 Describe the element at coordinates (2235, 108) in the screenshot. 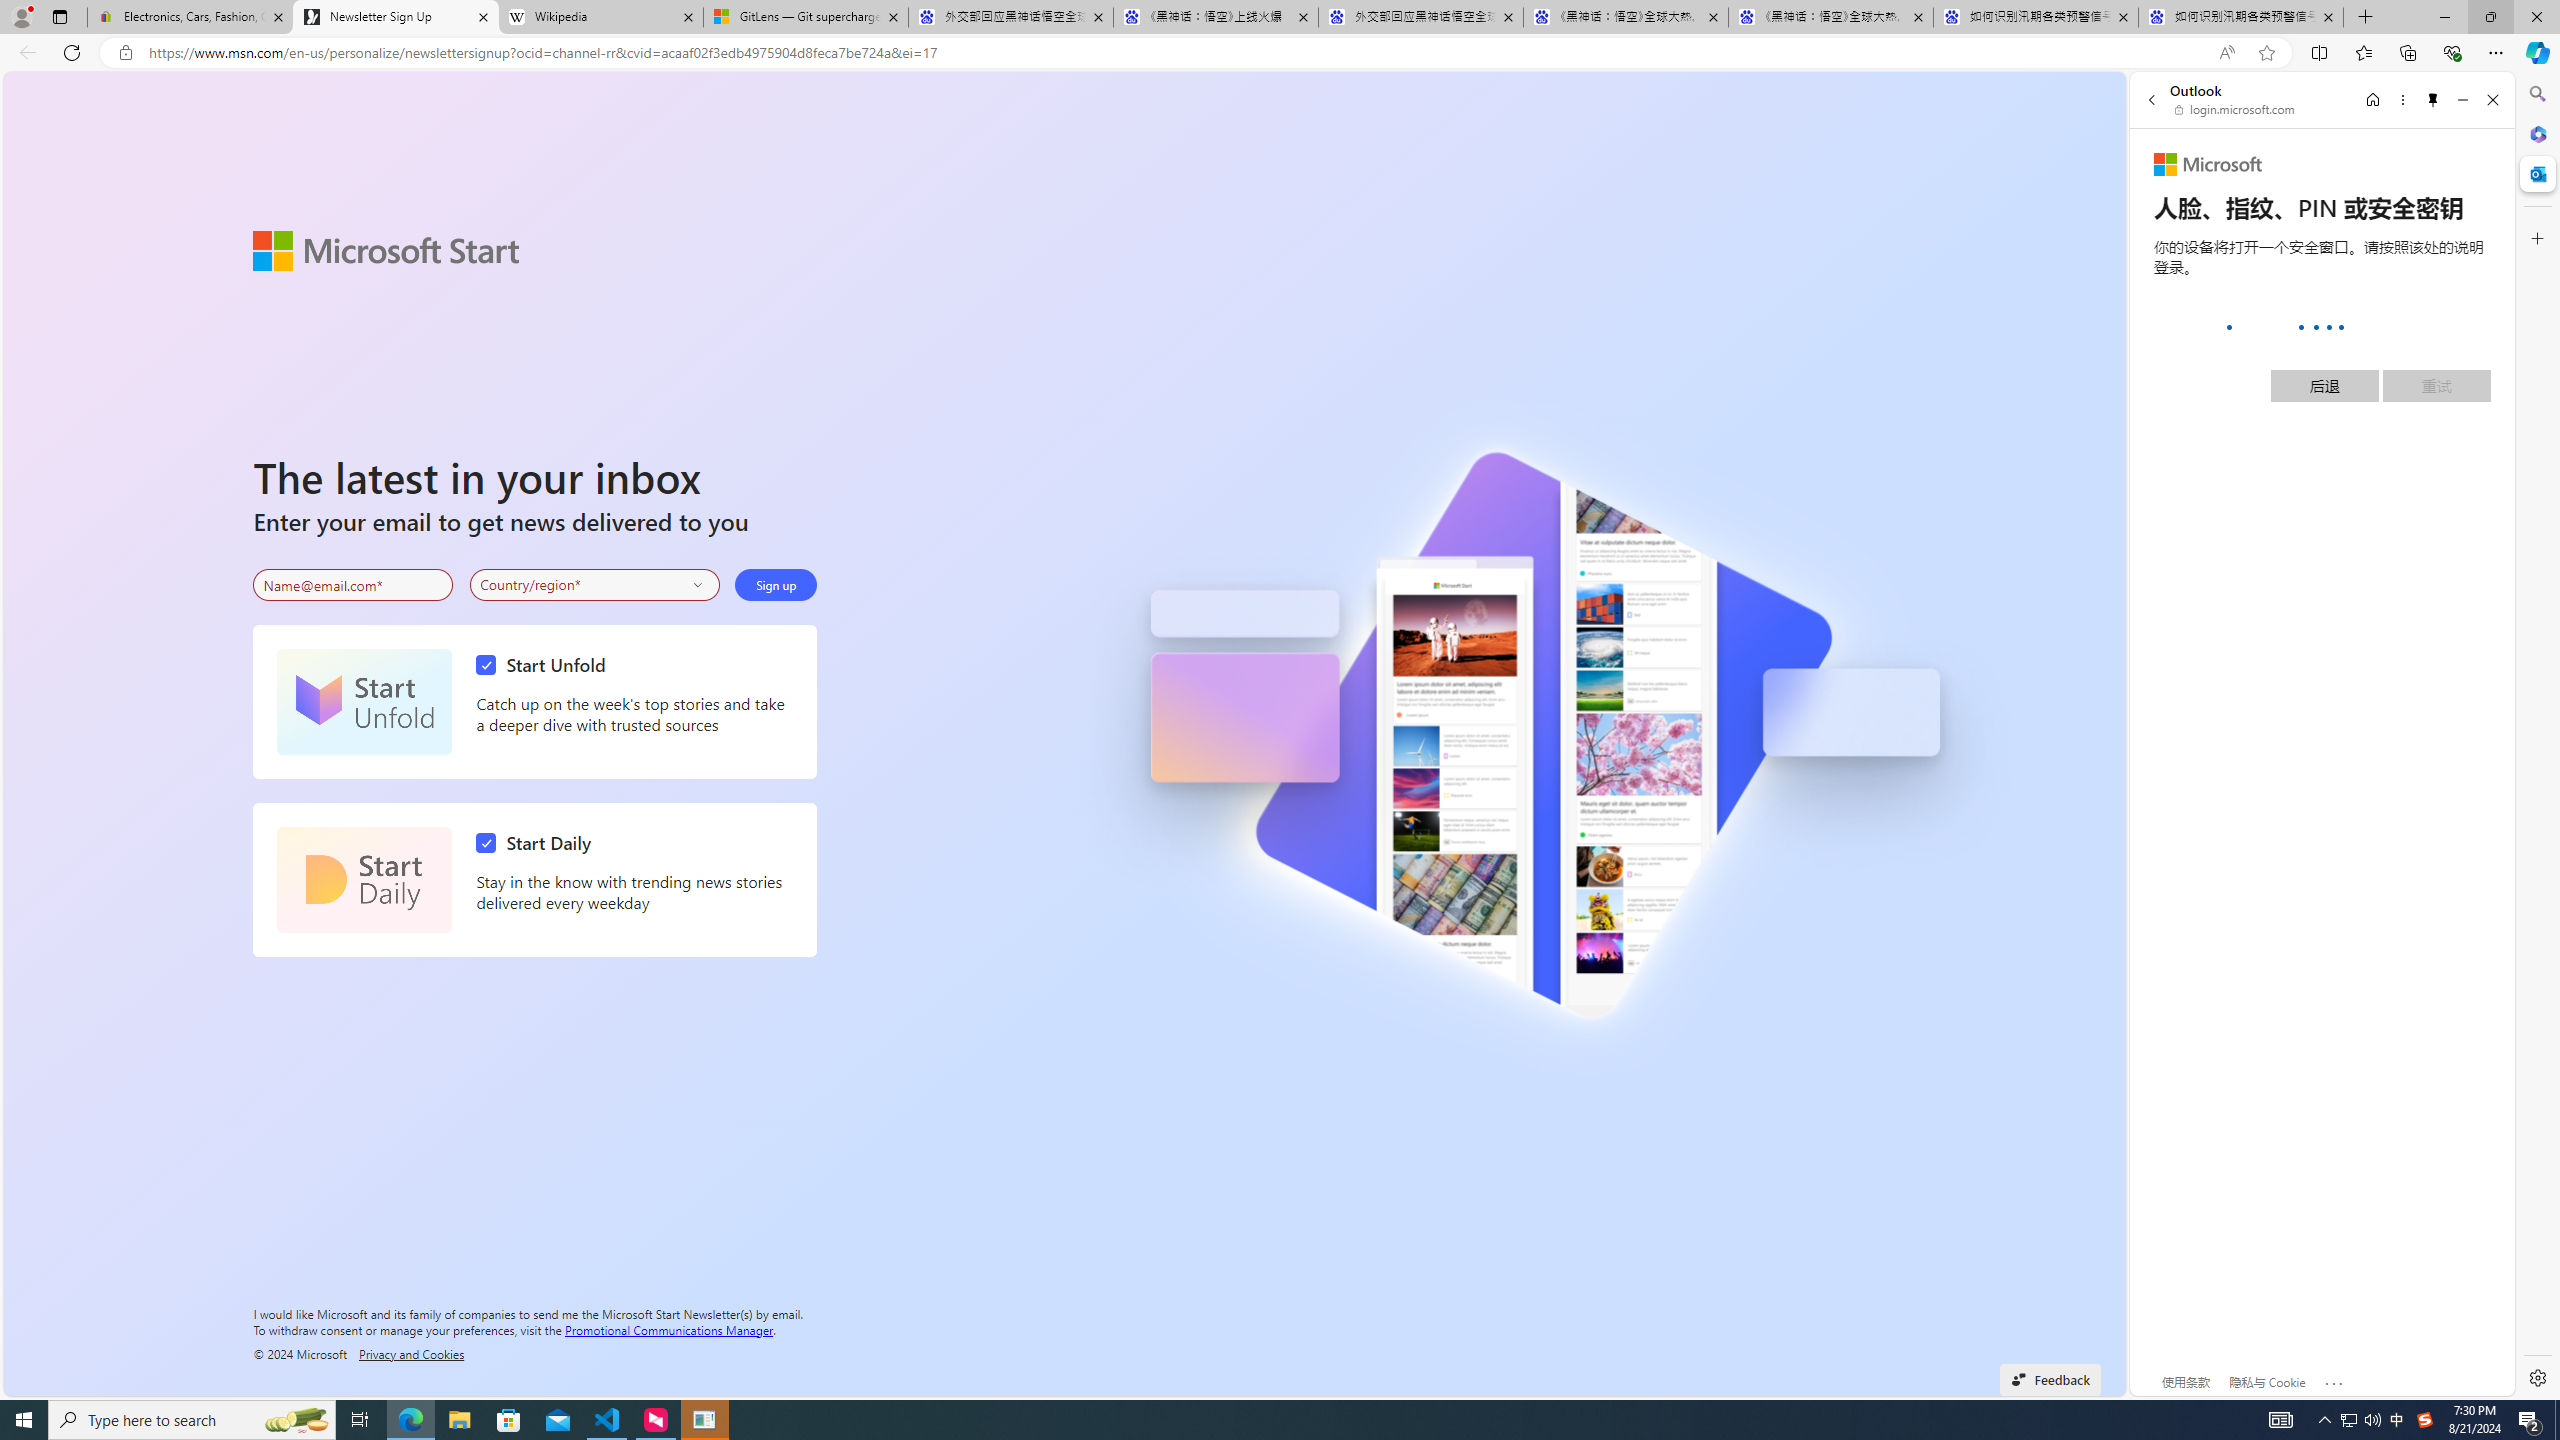

I see `'login.microsoft.com'` at that location.